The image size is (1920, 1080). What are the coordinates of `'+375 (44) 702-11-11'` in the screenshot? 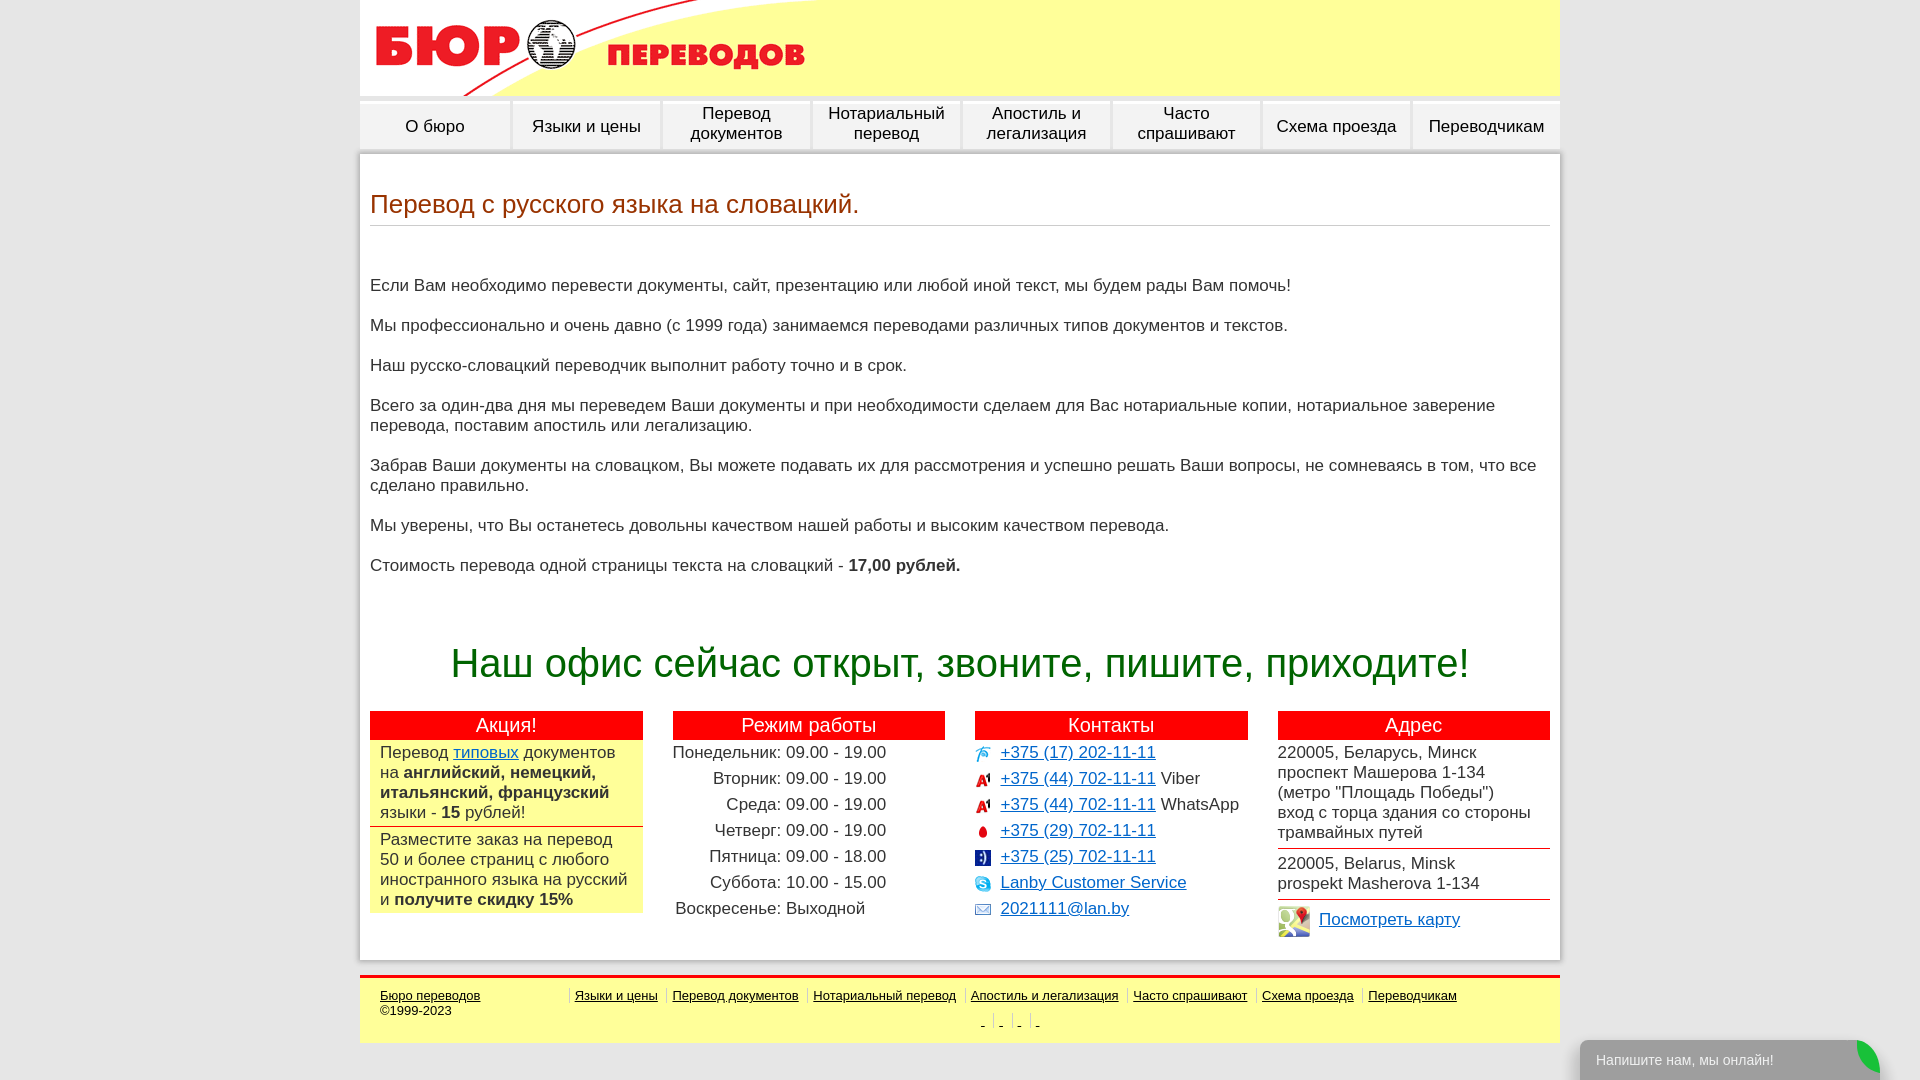 It's located at (1076, 777).